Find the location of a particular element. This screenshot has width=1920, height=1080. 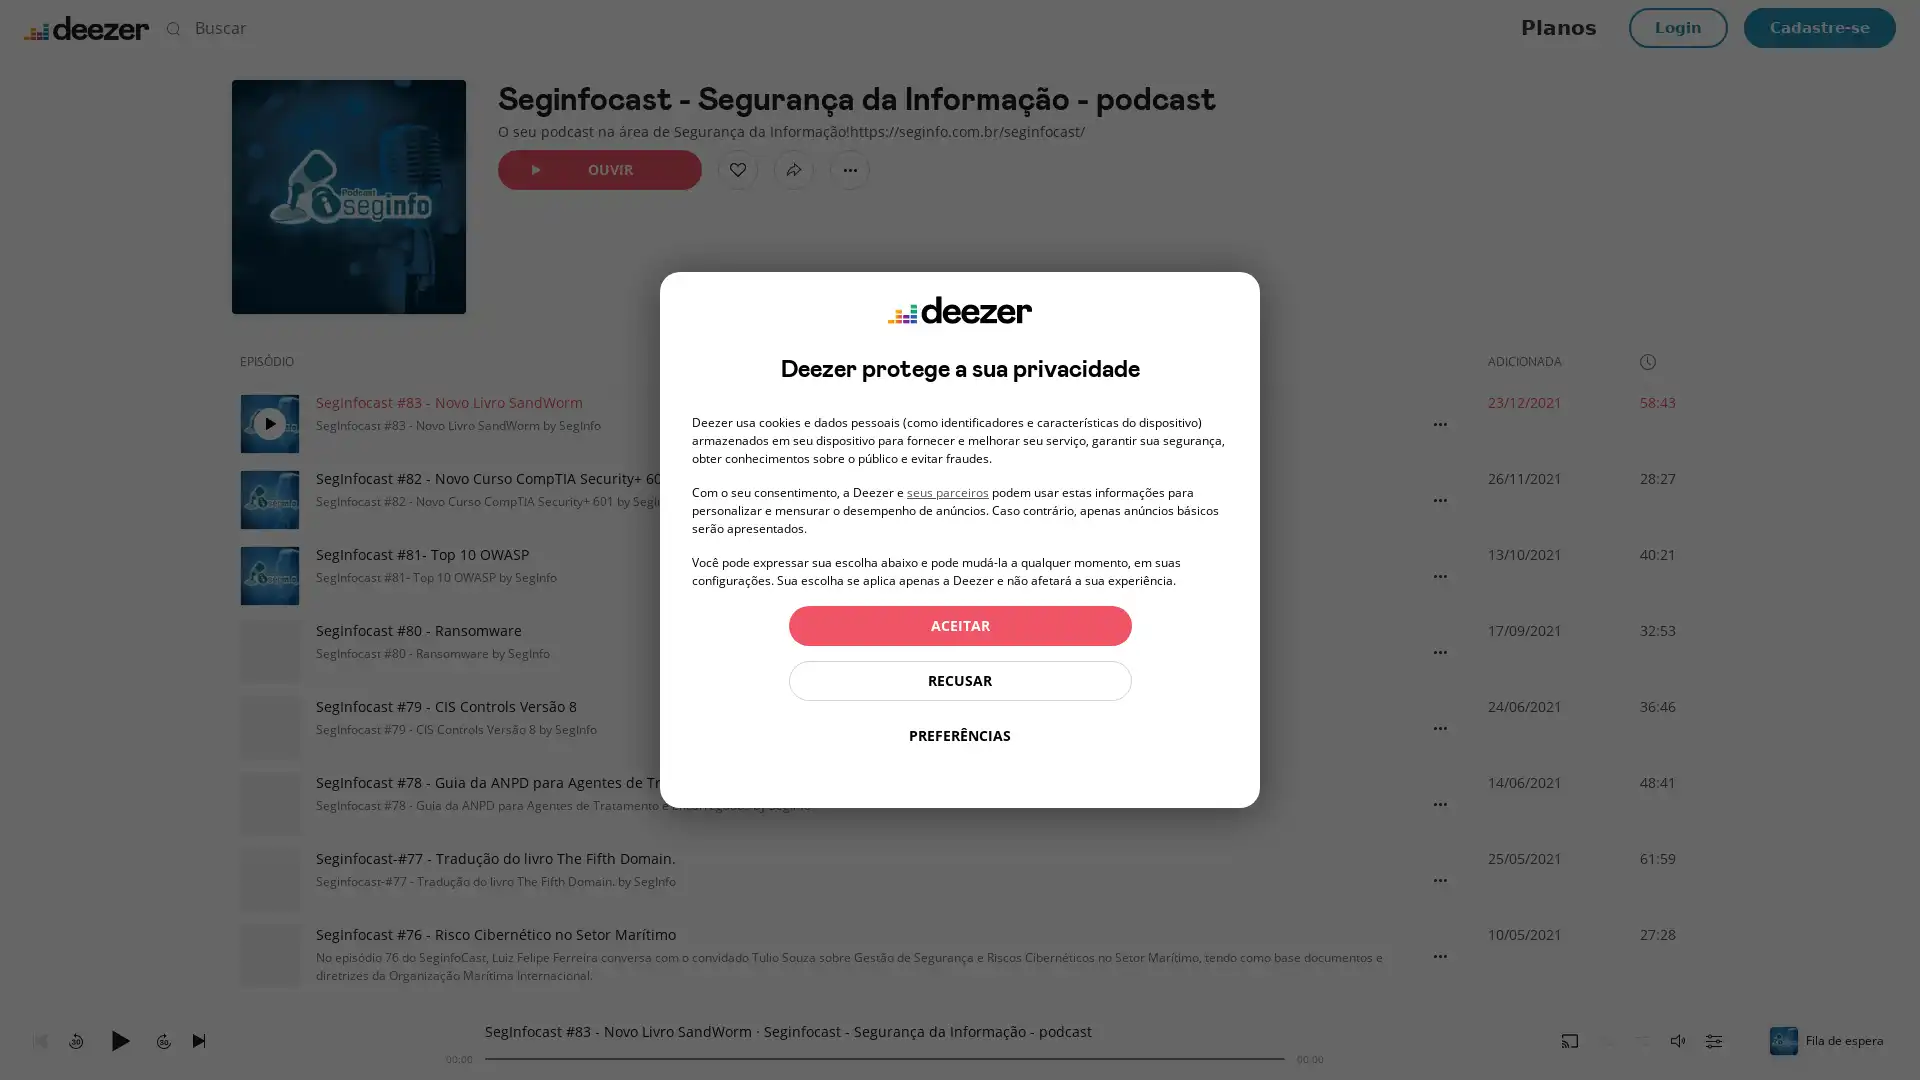

EPISODIO is located at coordinates (274, 361).